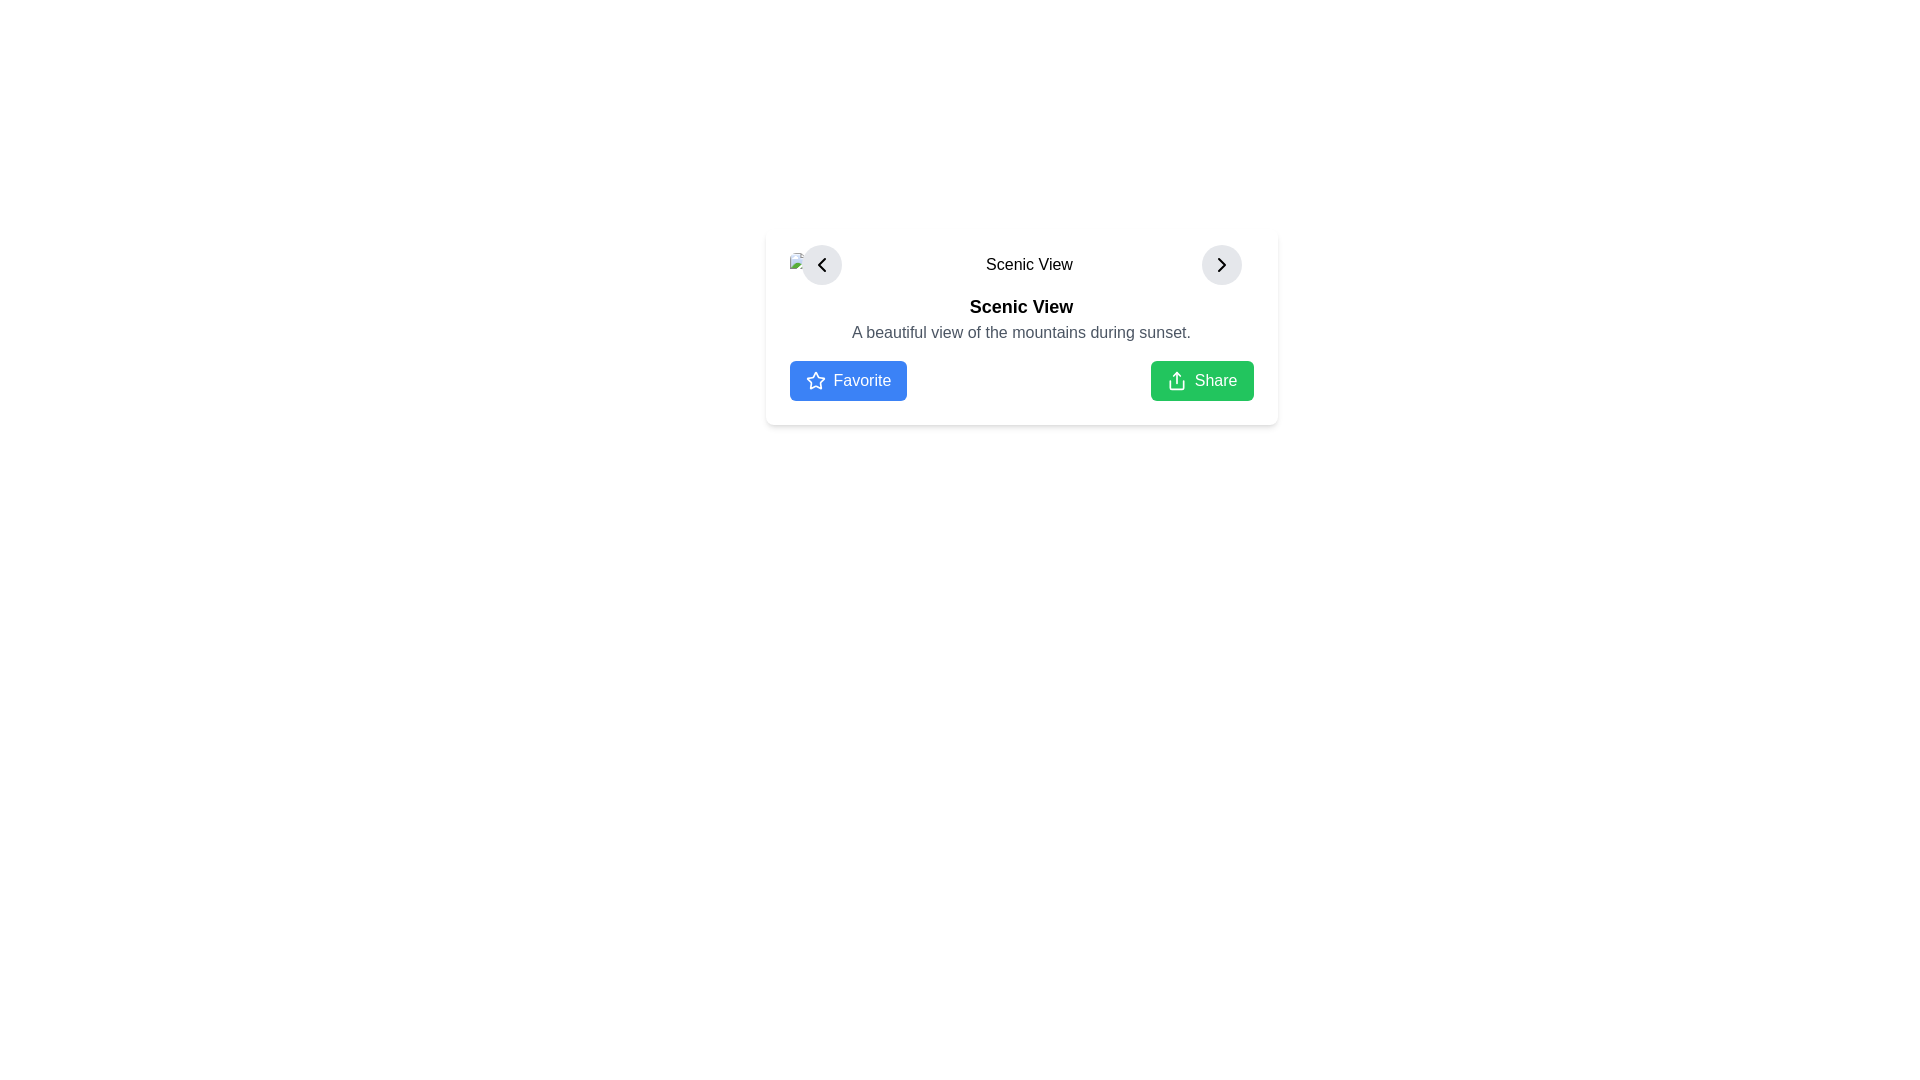 Image resolution: width=1920 pixels, height=1080 pixels. Describe the element at coordinates (1220, 264) in the screenshot. I see `the right-pointing chevron arrow icon inside the circular button with a light gray background located at the top right corner of the card interface` at that location.